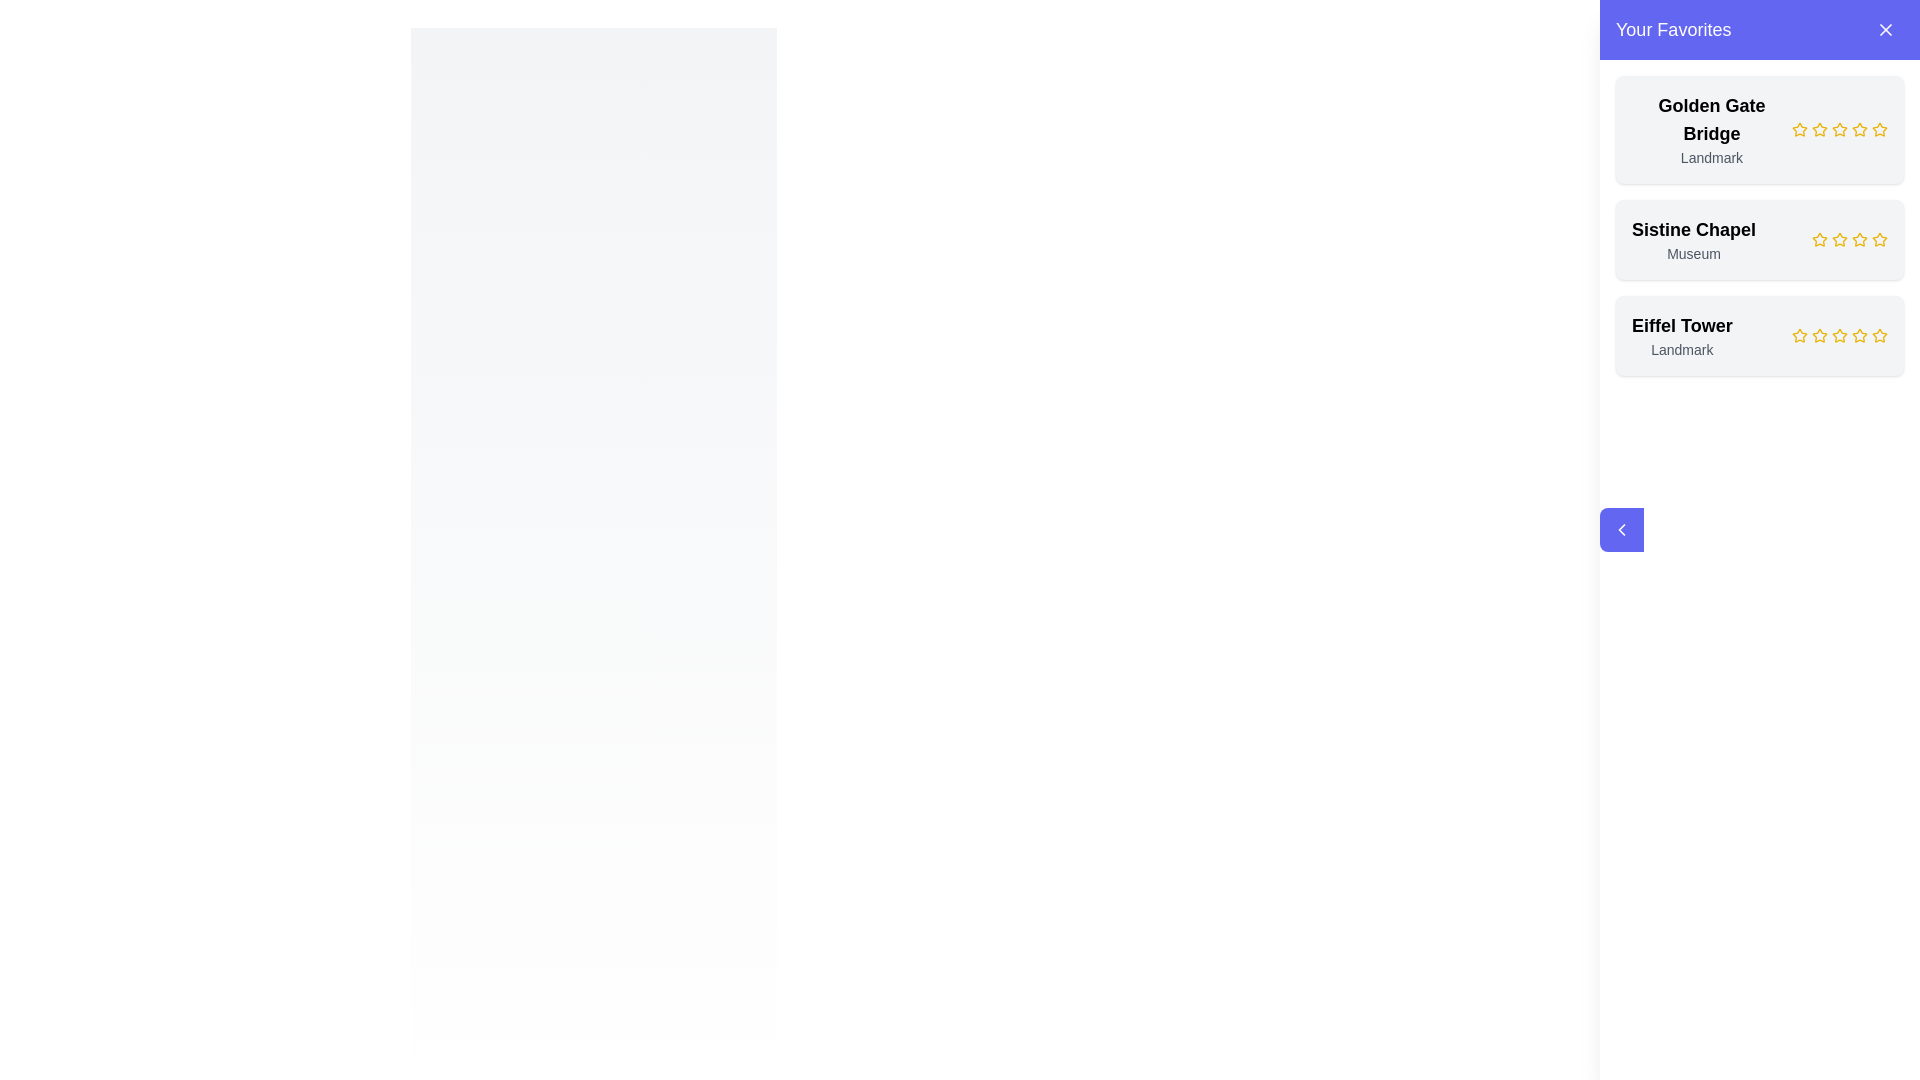 Image resolution: width=1920 pixels, height=1080 pixels. What do you see at coordinates (1622, 528) in the screenshot?
I see `the leftward arrow button styled in rich indigo color` at bounding box center [1622, 528].